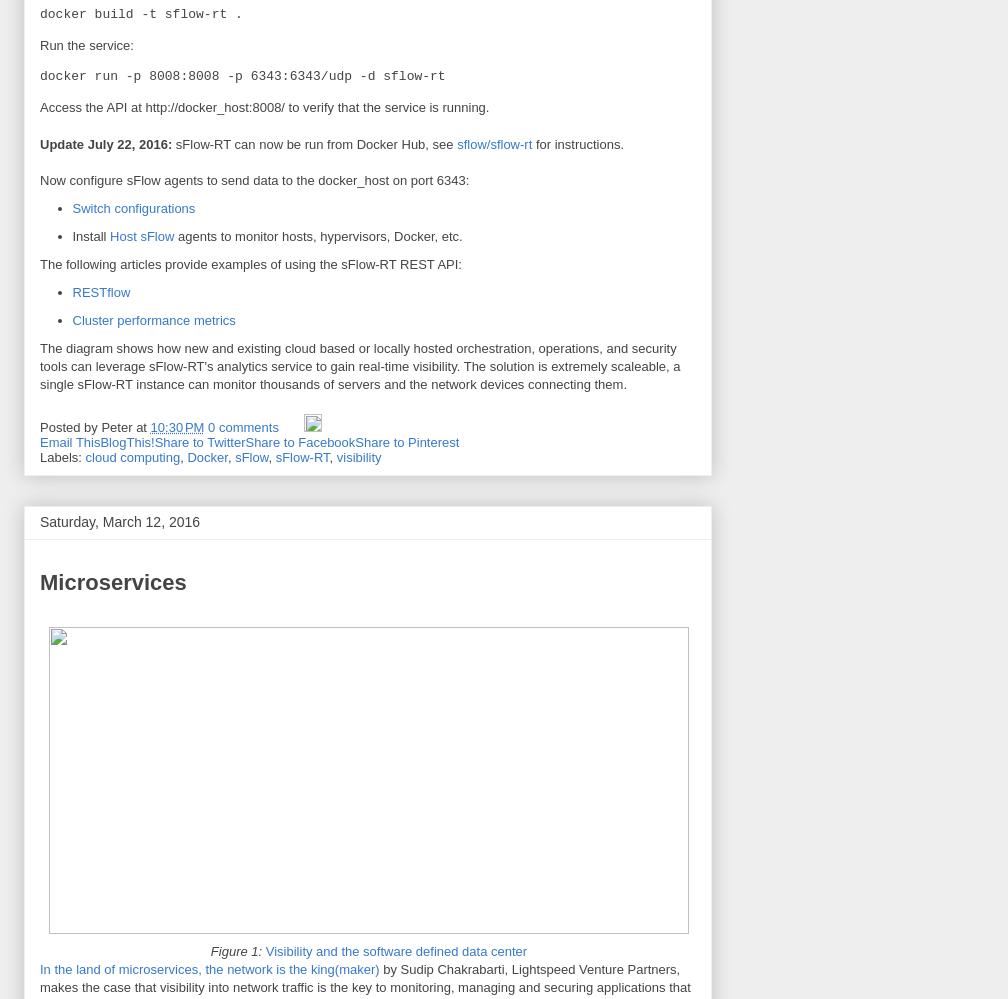 This screenshot has width=1008, height=999. What do you see at coordinates (407, 440) in the screenshot?
I see `'Share to Pinterest'` at bounding box center [407, 440].